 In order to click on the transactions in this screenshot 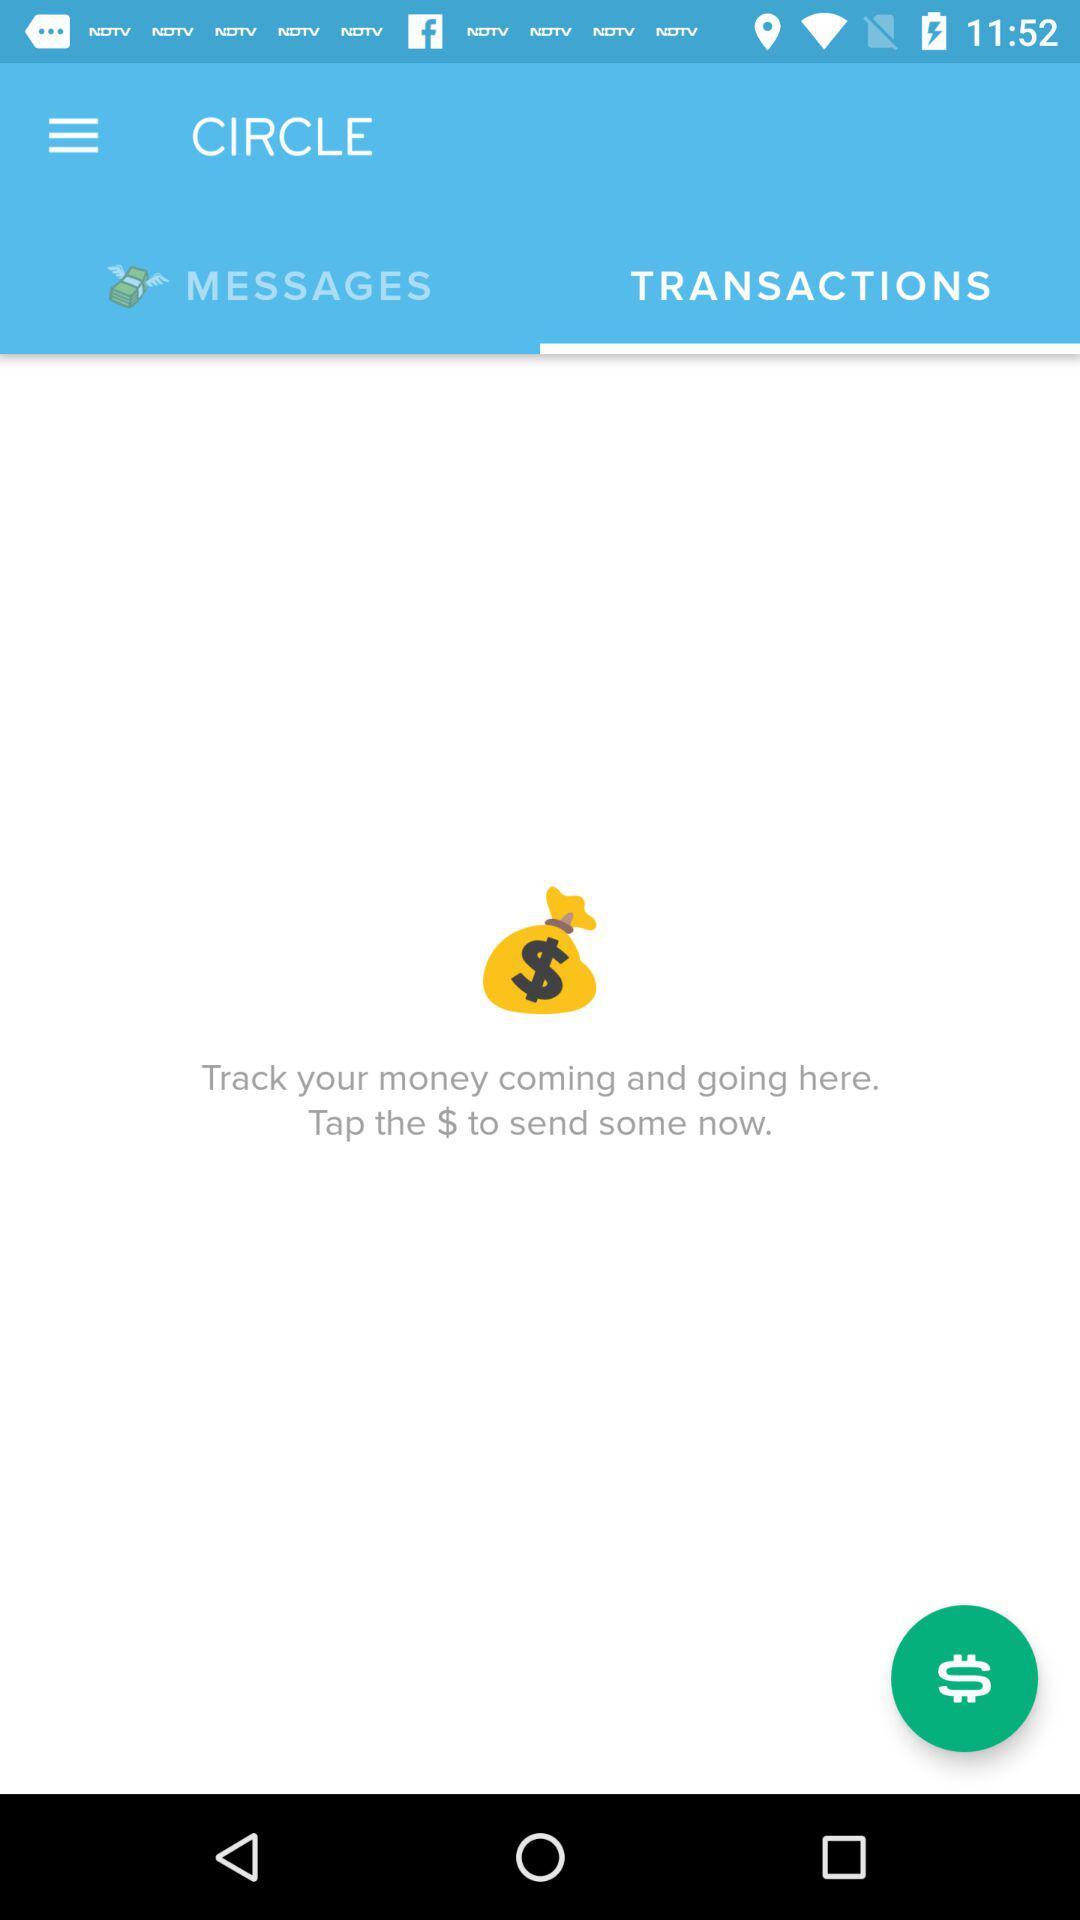, I will do `click(810, 285)`.